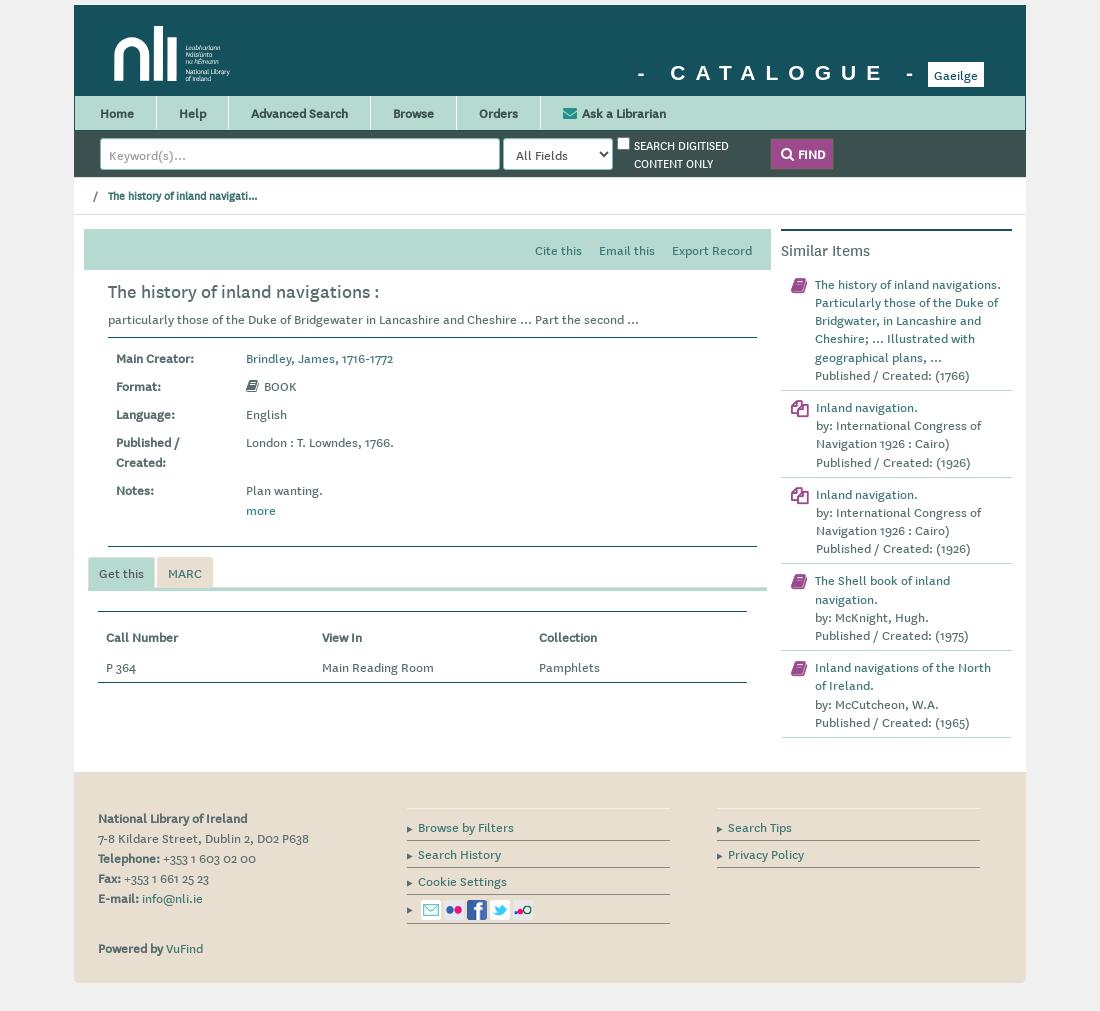  Describe the element at coordinates (98, 876) in the screenshot. I see `'Fax:'` at that location.